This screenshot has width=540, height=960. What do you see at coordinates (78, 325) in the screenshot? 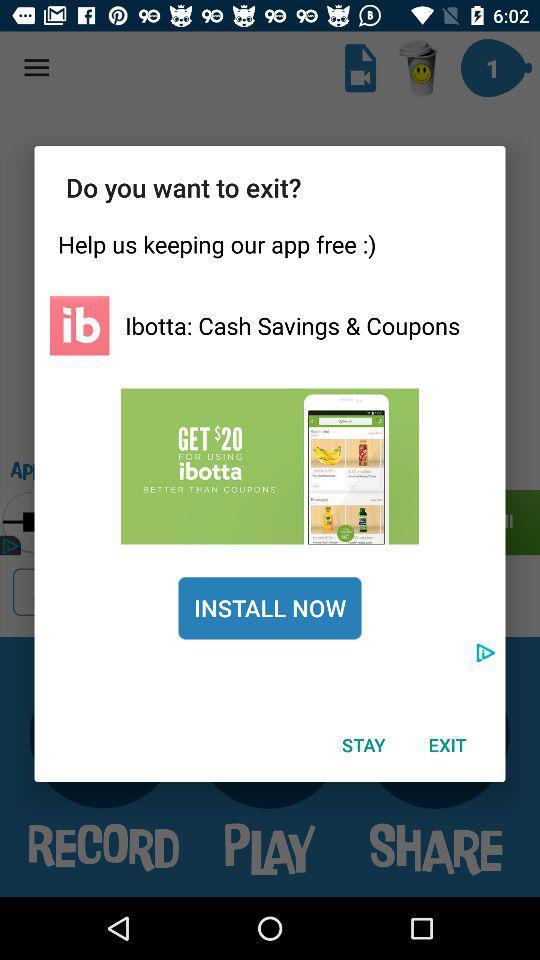
I see `go home on app` at bounding box center [78, 325].